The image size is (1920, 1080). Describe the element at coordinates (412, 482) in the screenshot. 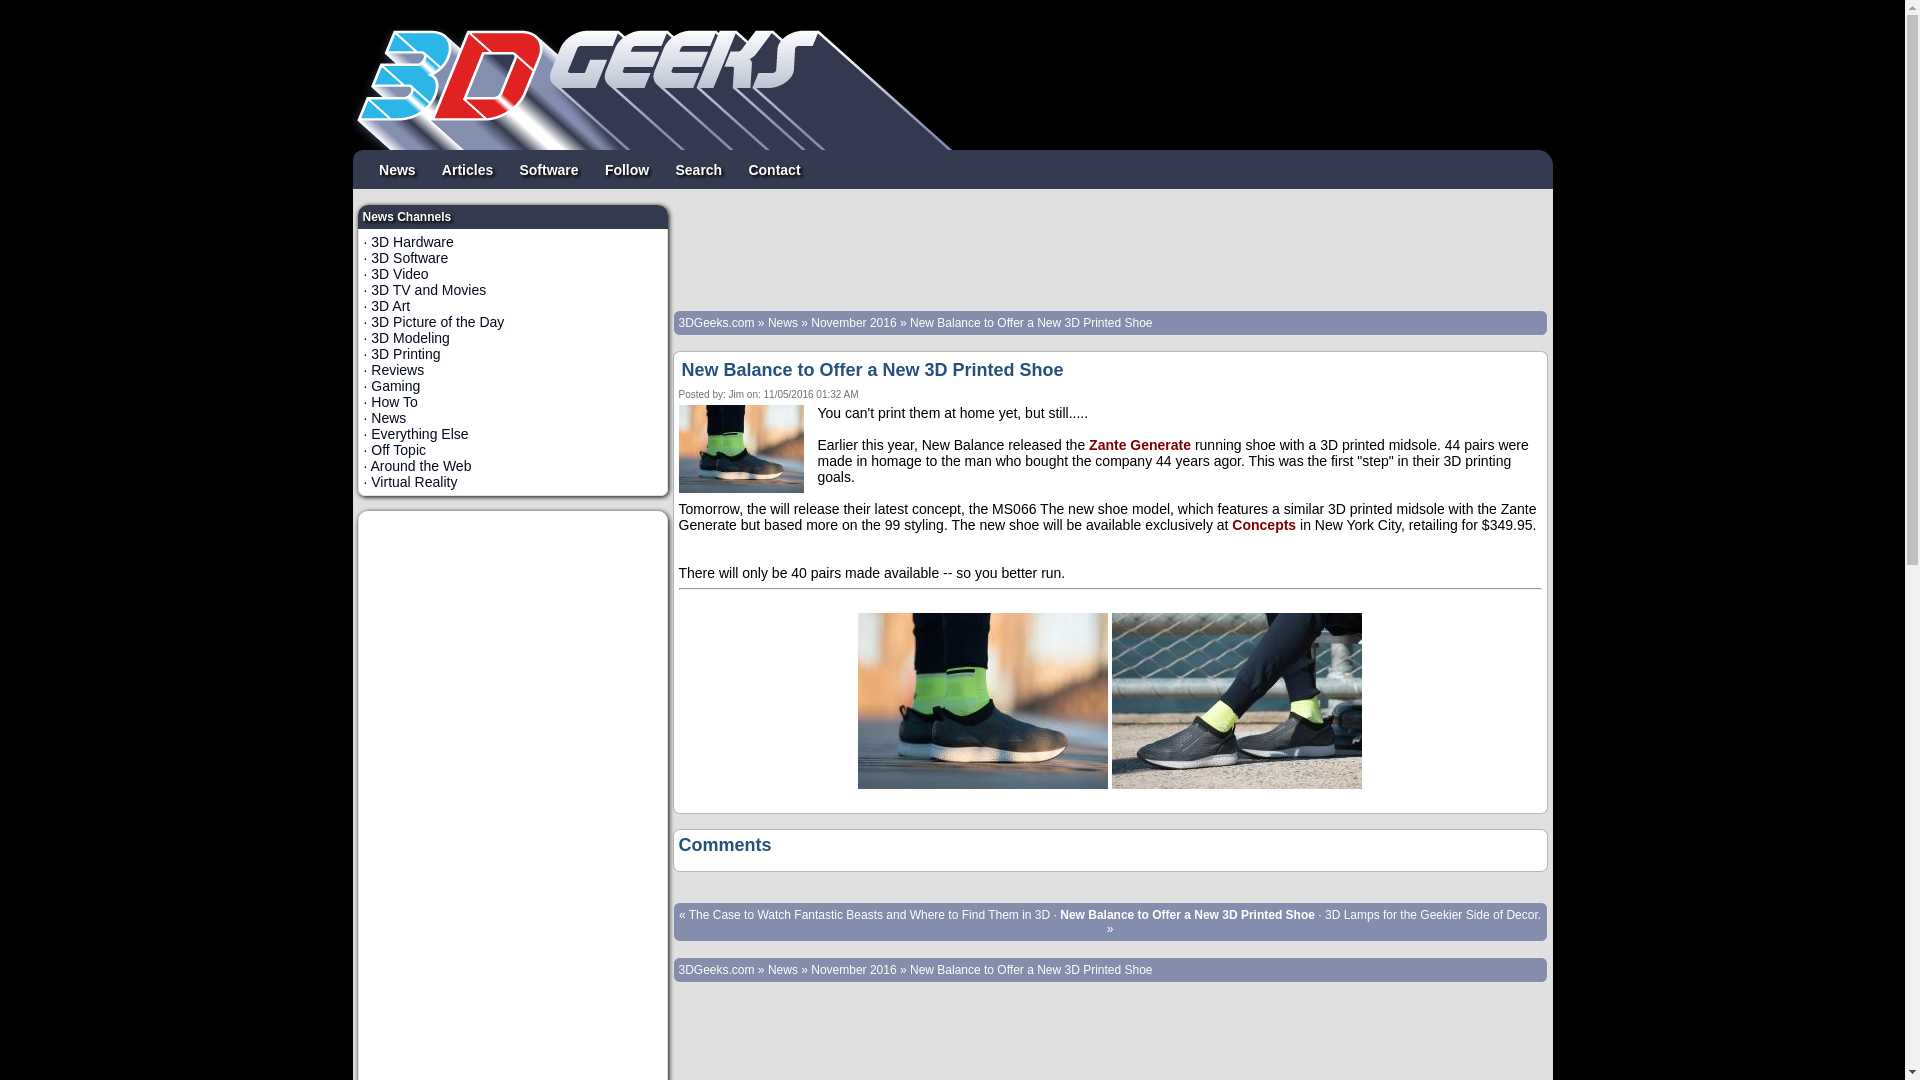

I see `'Virtual Reality'` at that location.